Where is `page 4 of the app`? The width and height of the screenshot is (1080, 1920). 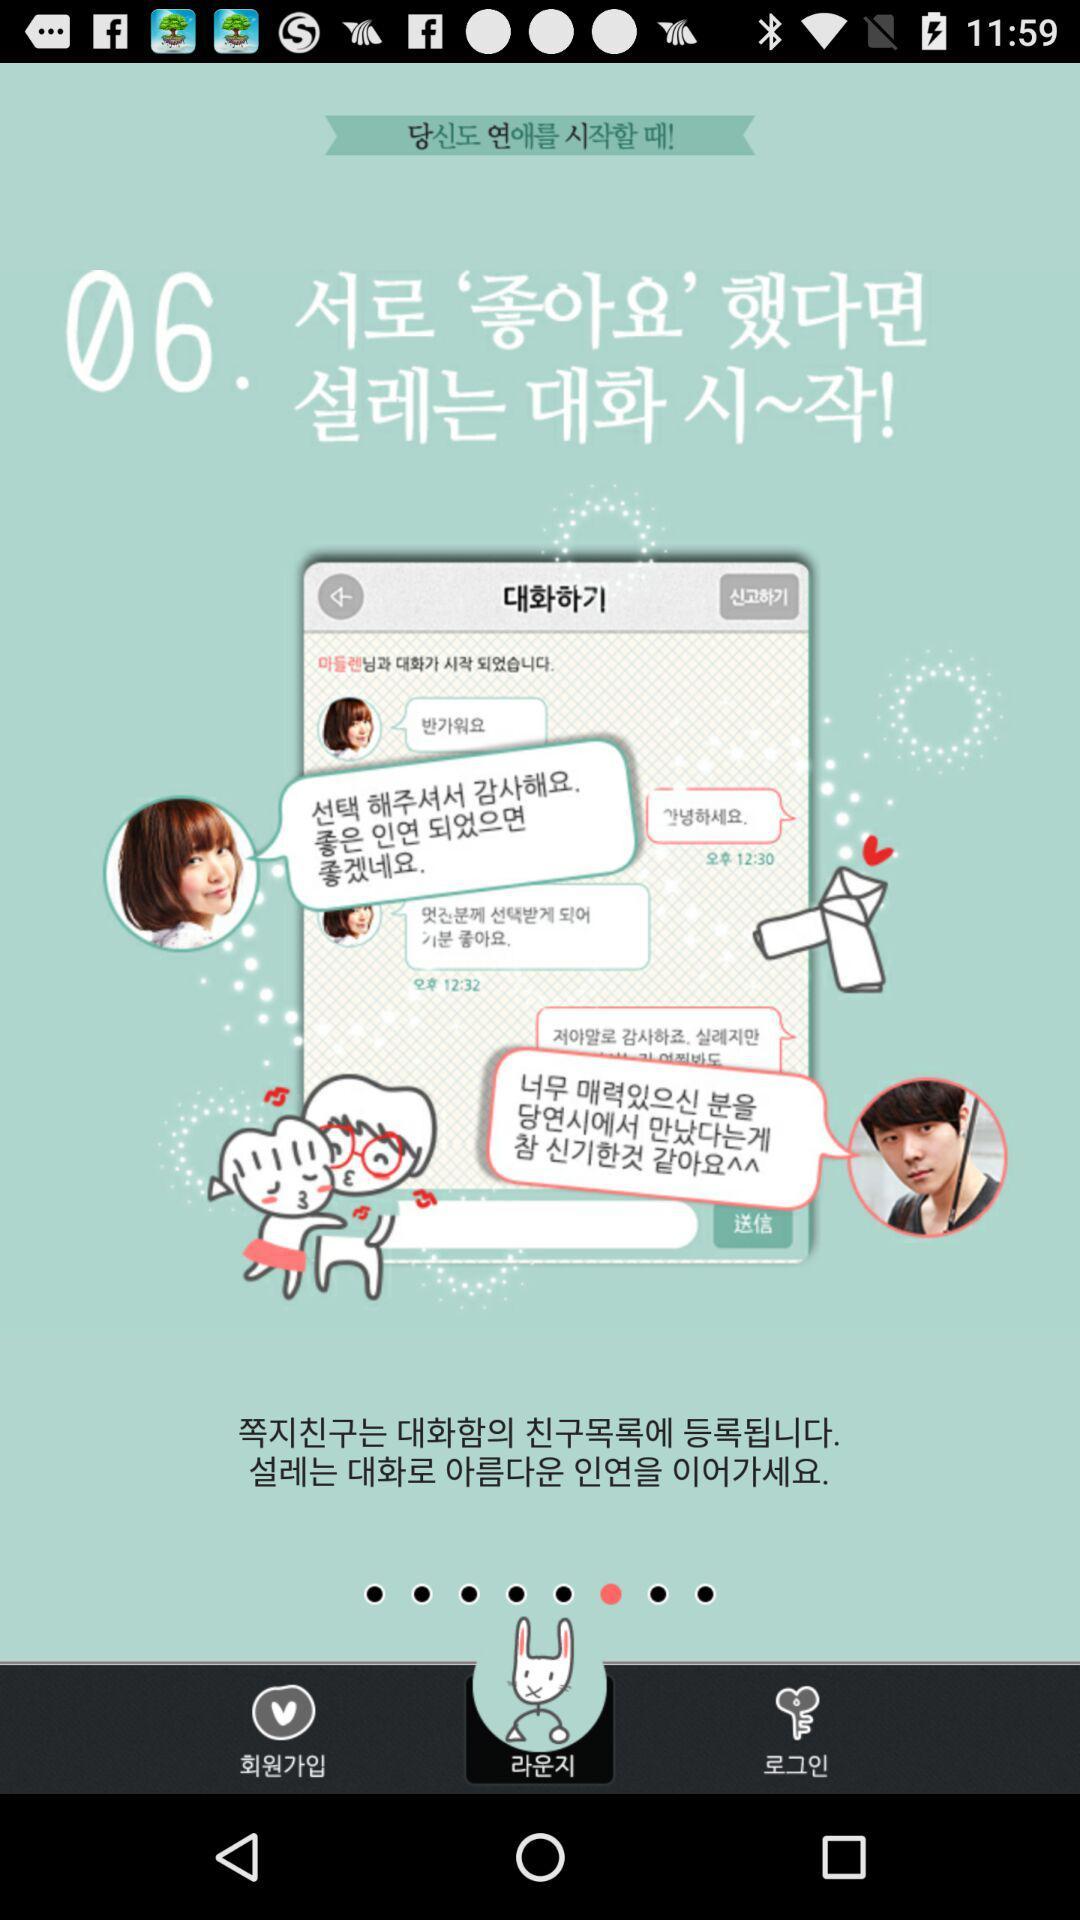
page 4 of the app is located at coordinates (515, 1593).